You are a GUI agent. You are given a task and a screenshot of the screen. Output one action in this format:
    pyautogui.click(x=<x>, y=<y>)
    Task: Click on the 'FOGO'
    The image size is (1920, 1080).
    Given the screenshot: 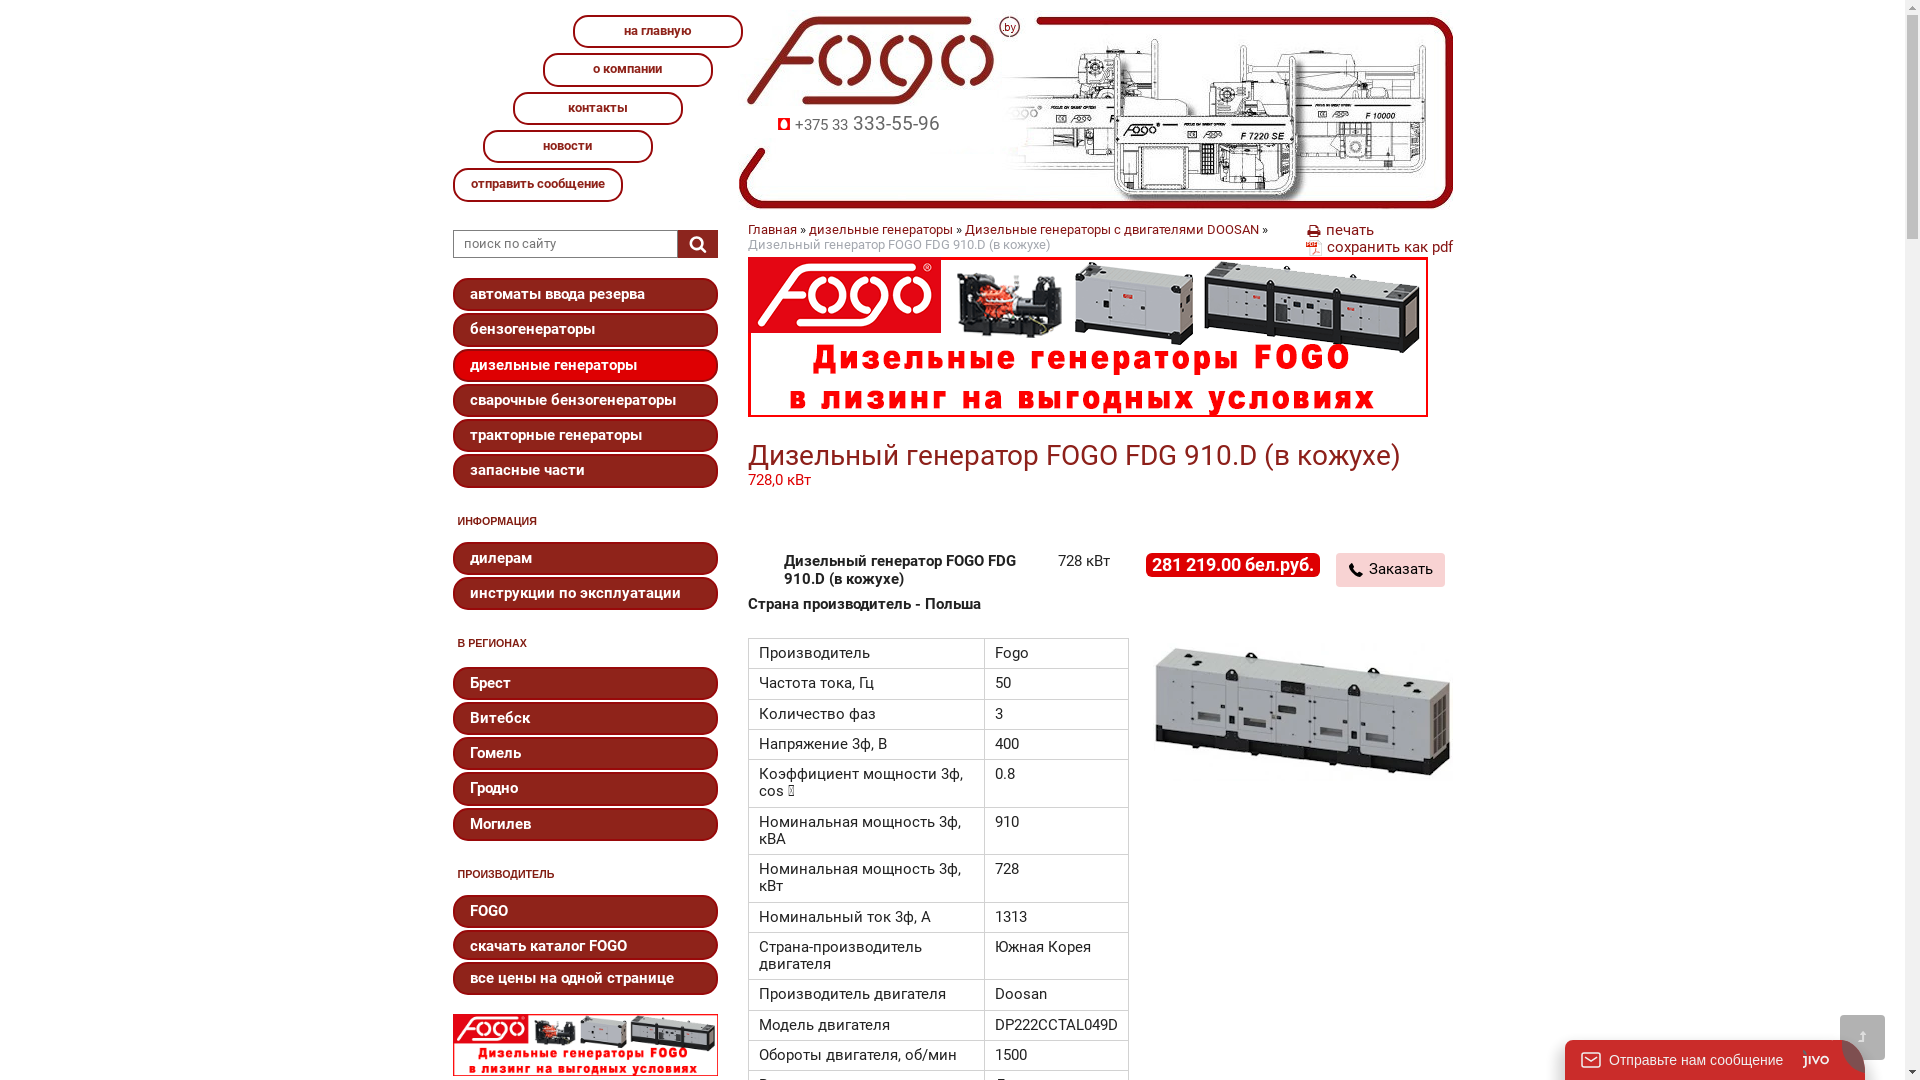 What is the action you would take?
    pyautogui.click(x=583, y=911)
    